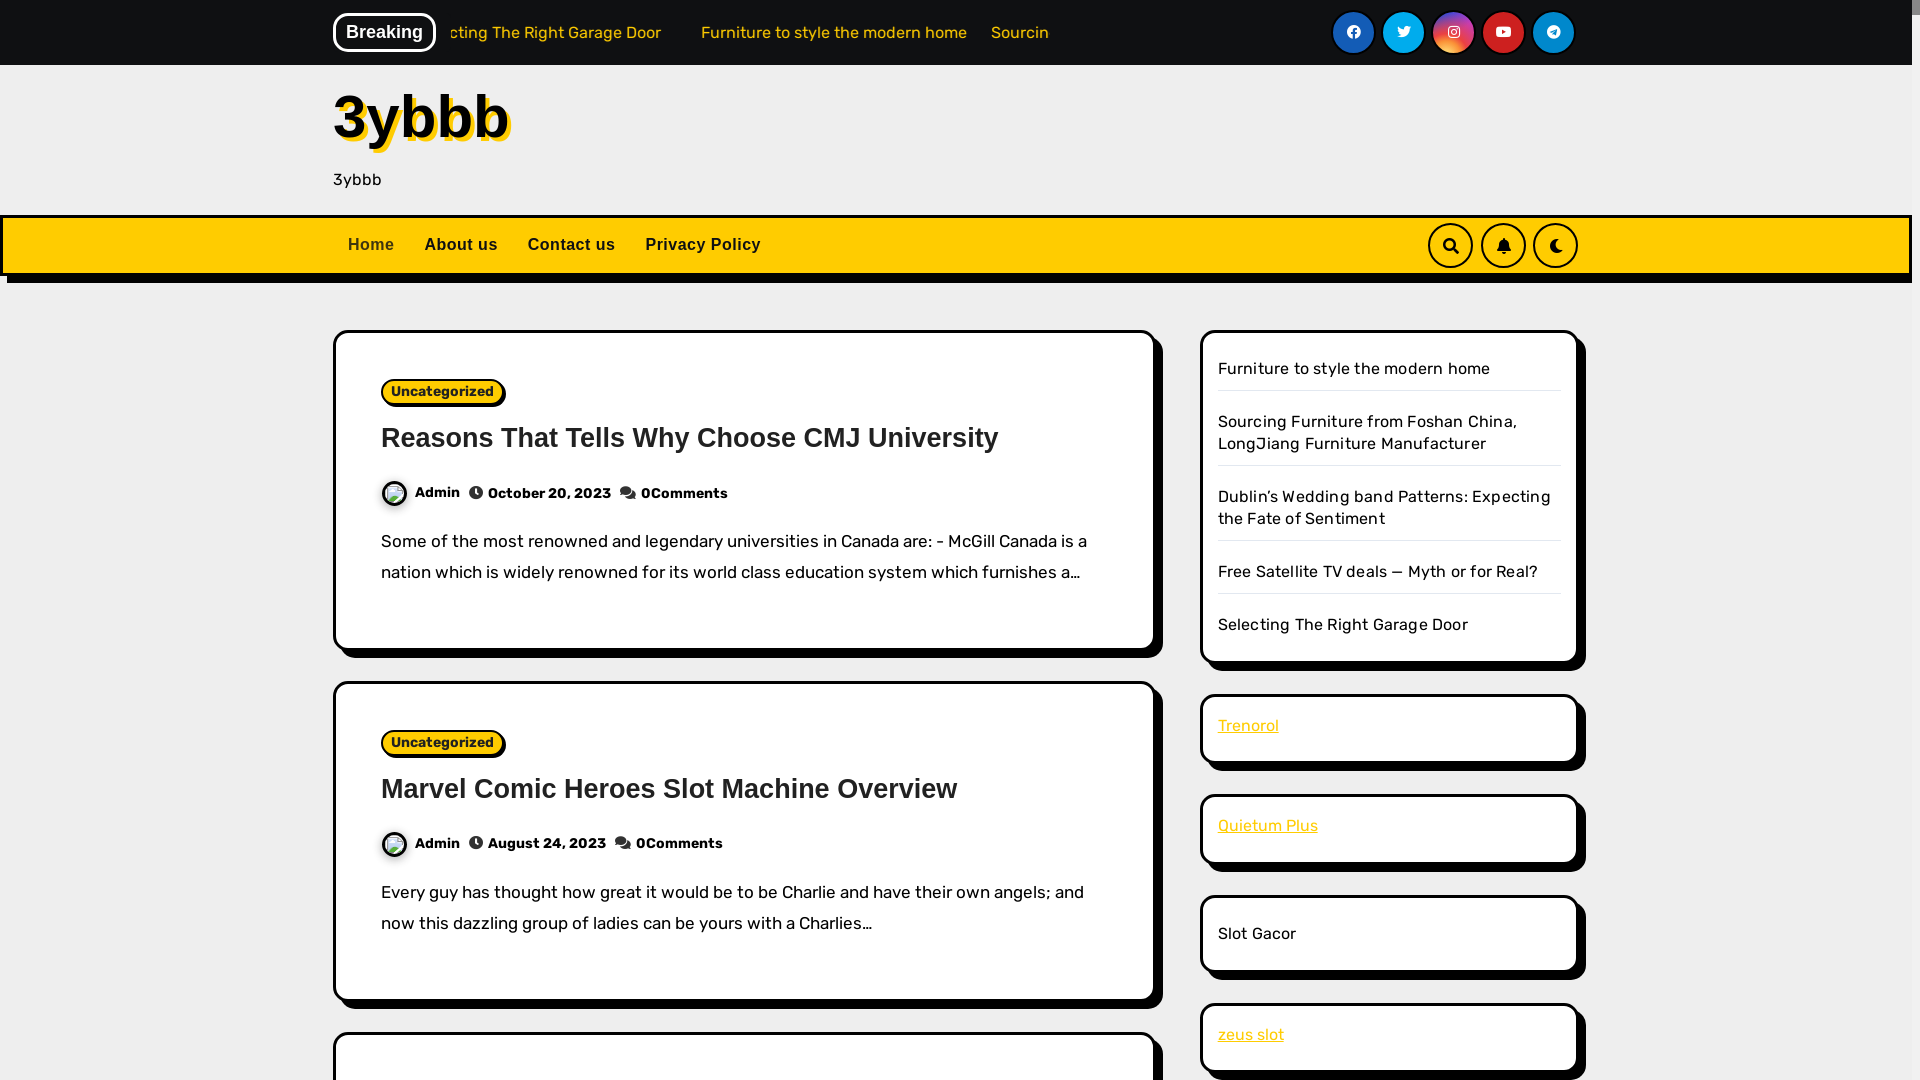  Describe the element at coordinates (702, 244) in the screenshot. I see `'Privacy Policy'` at that location.